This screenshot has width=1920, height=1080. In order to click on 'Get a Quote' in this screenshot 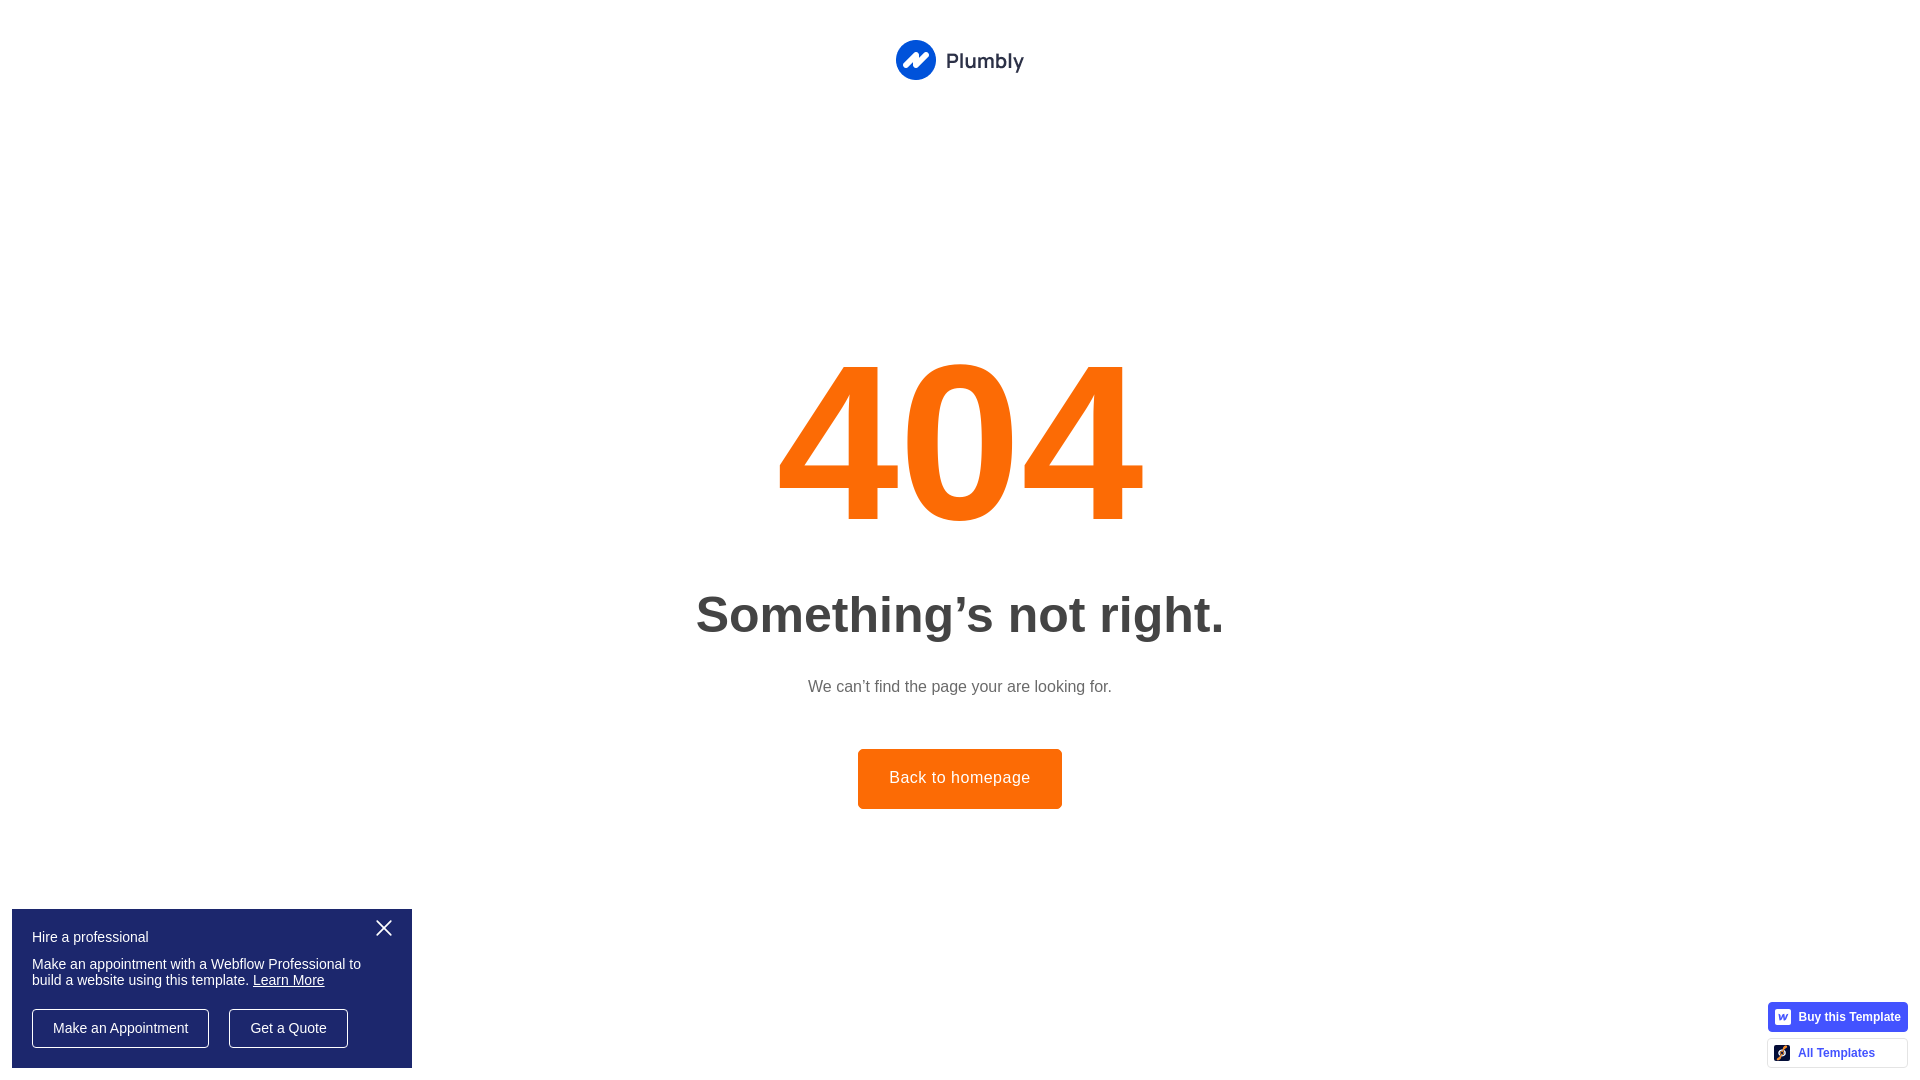, I will do `click(229, 1028)`.